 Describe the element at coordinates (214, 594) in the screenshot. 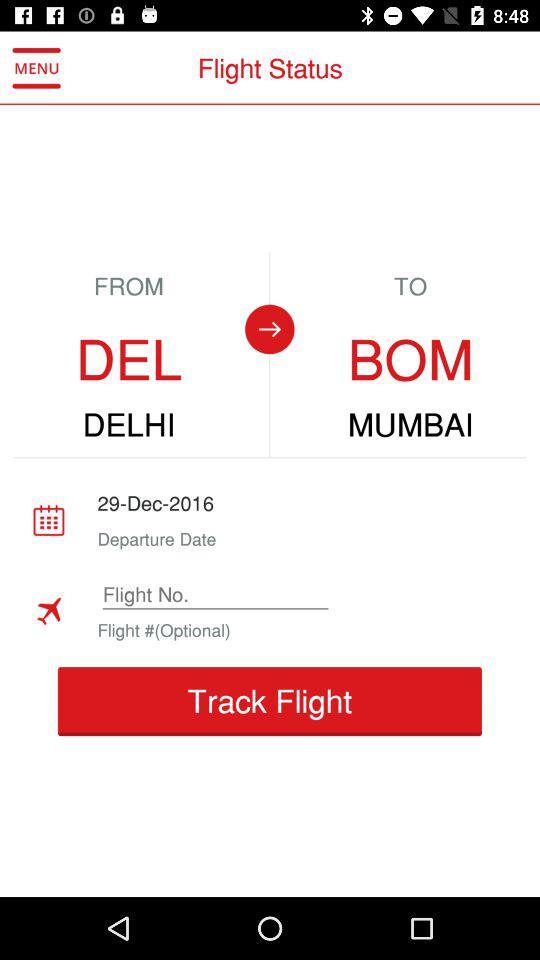

I see `paste flight no` at that location.